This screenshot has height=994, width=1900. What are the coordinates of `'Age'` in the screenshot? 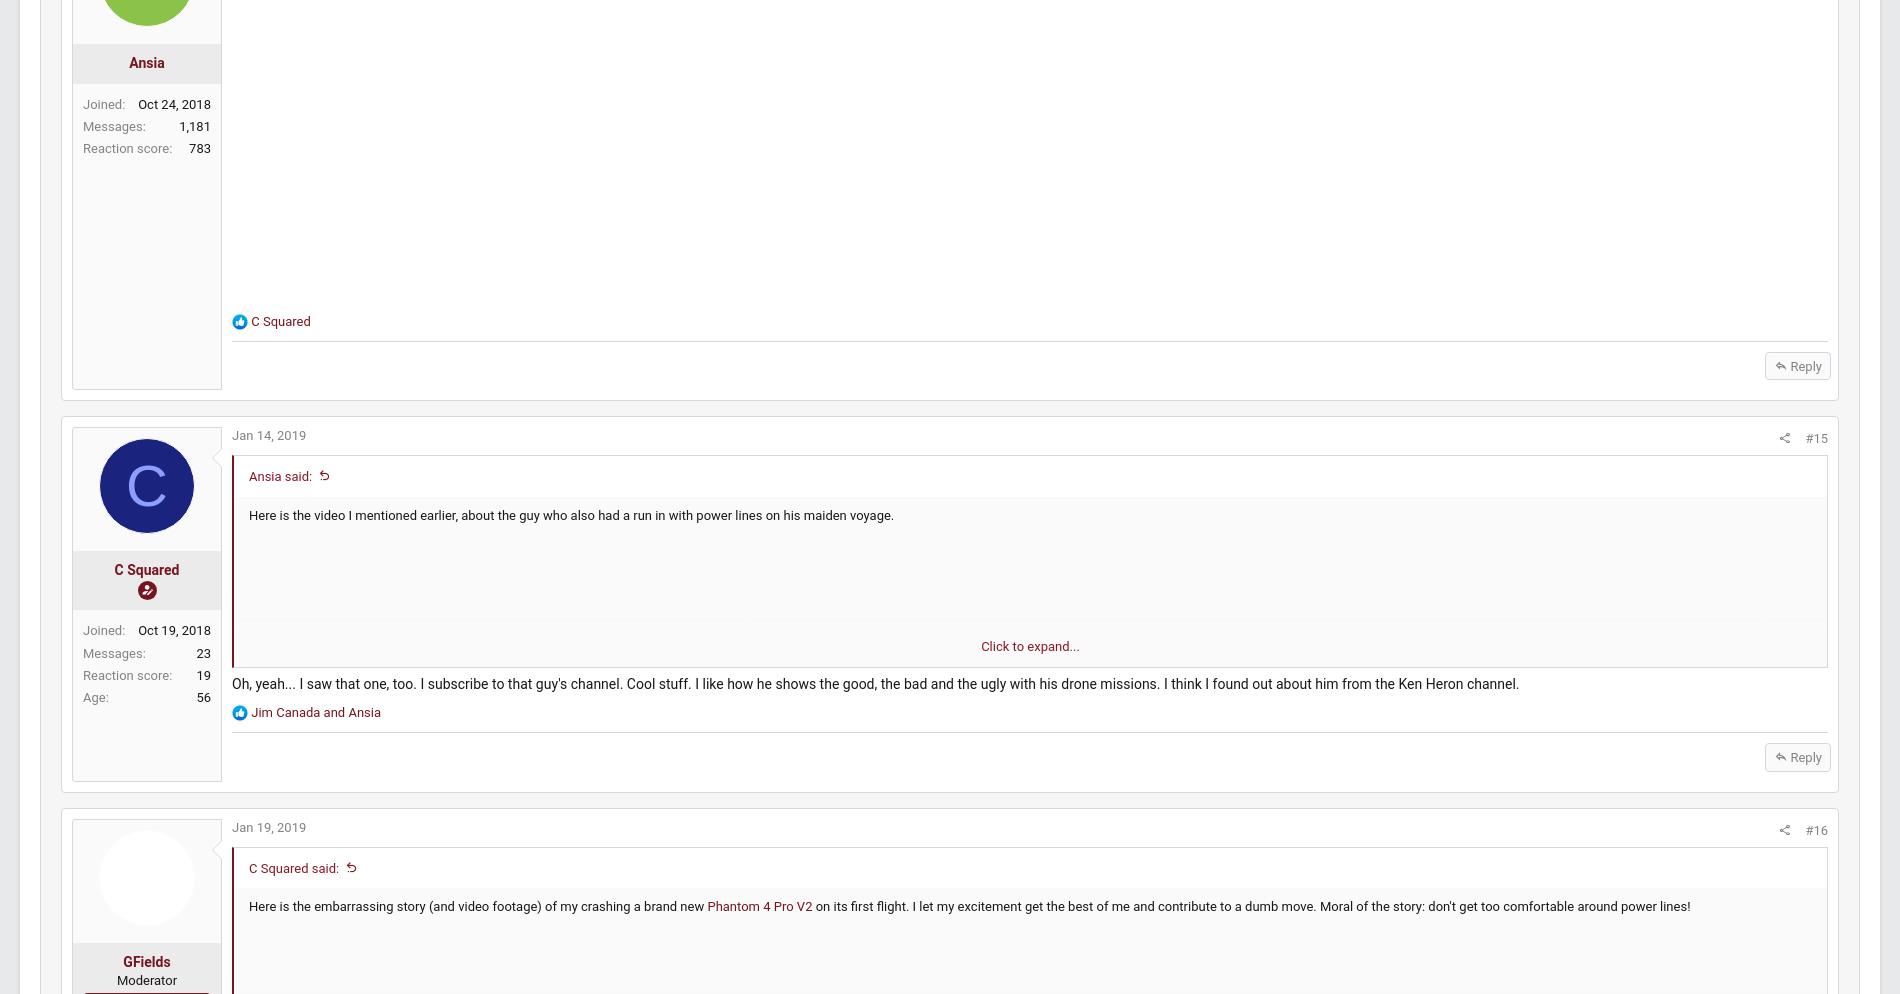 It's located at (129, 716).